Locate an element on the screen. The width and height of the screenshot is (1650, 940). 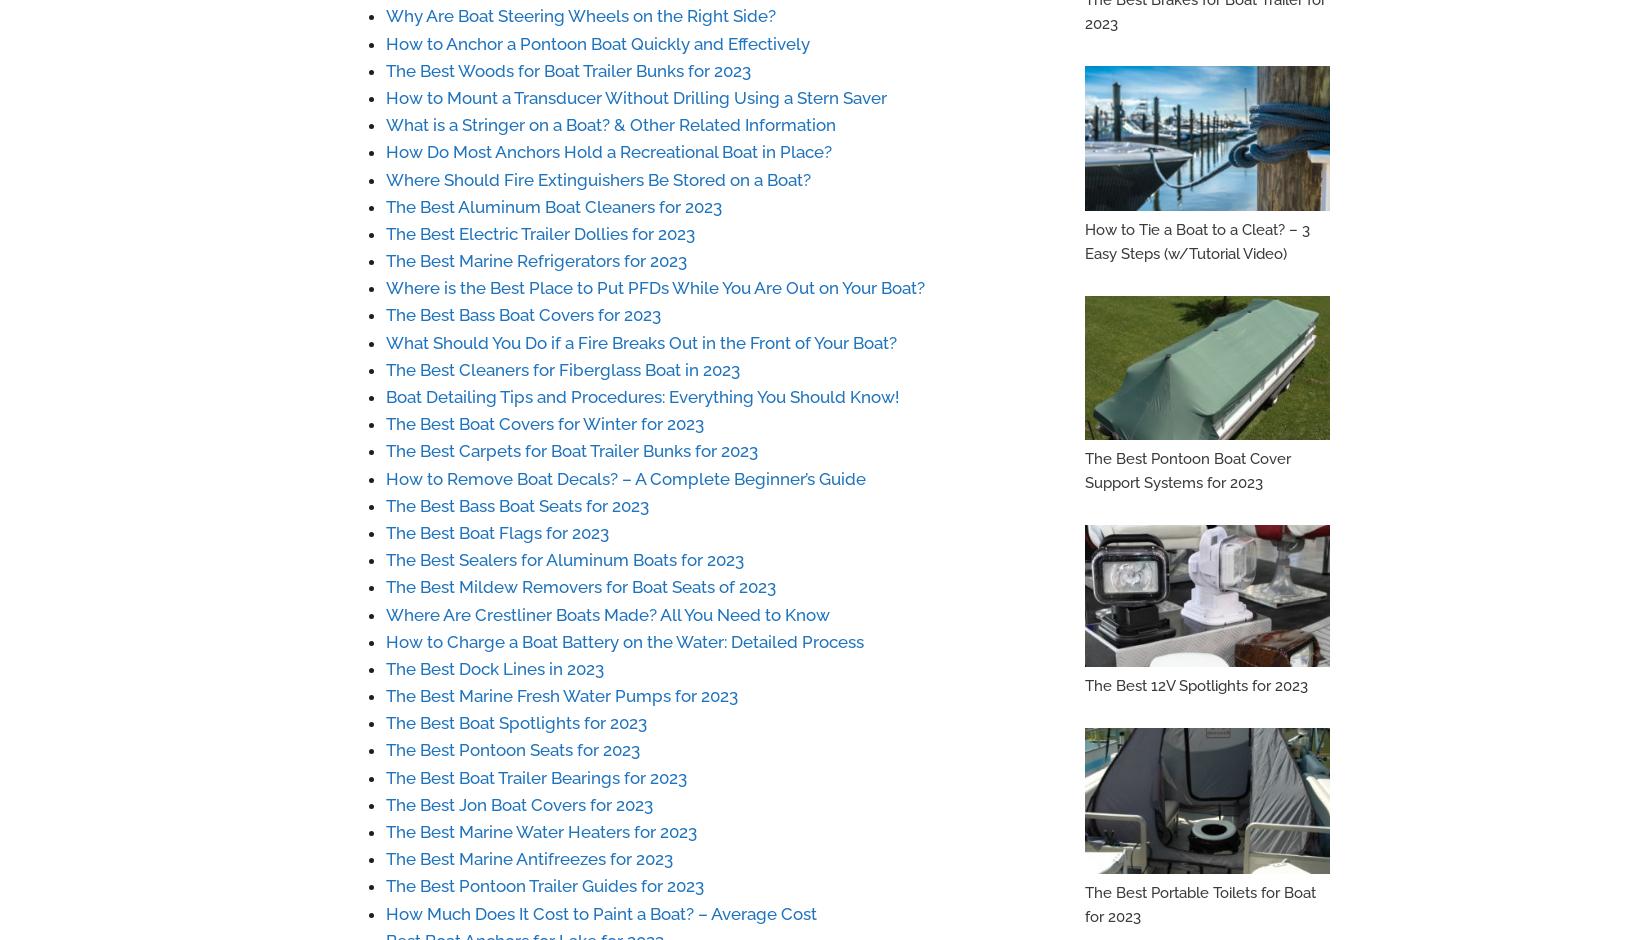
'The Best Boat Spotlights for 2023' is located at coordinates (515, 722).